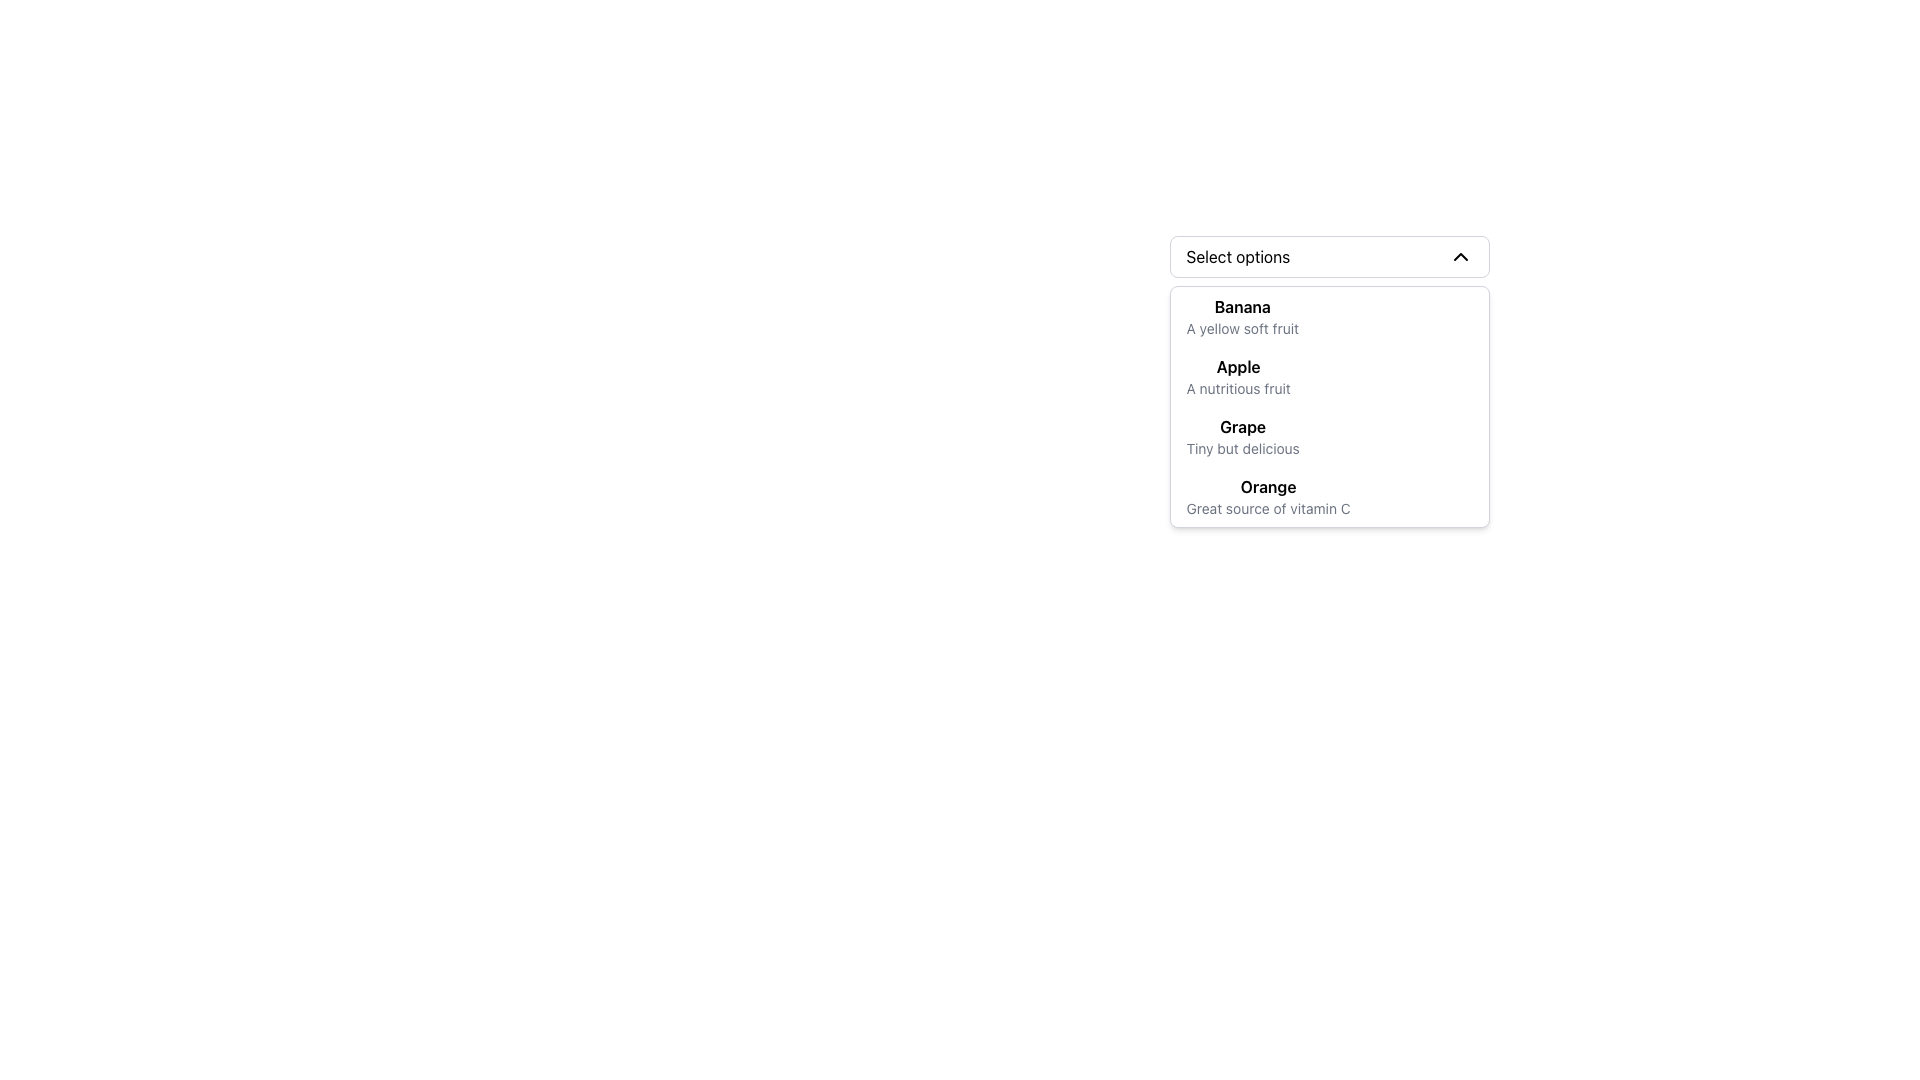  I want to click on descriptive text label for the item 'Grape', which is located directly below the bold text 'Grape' in the dropdown menu of fruit options, so click(1242, 447).